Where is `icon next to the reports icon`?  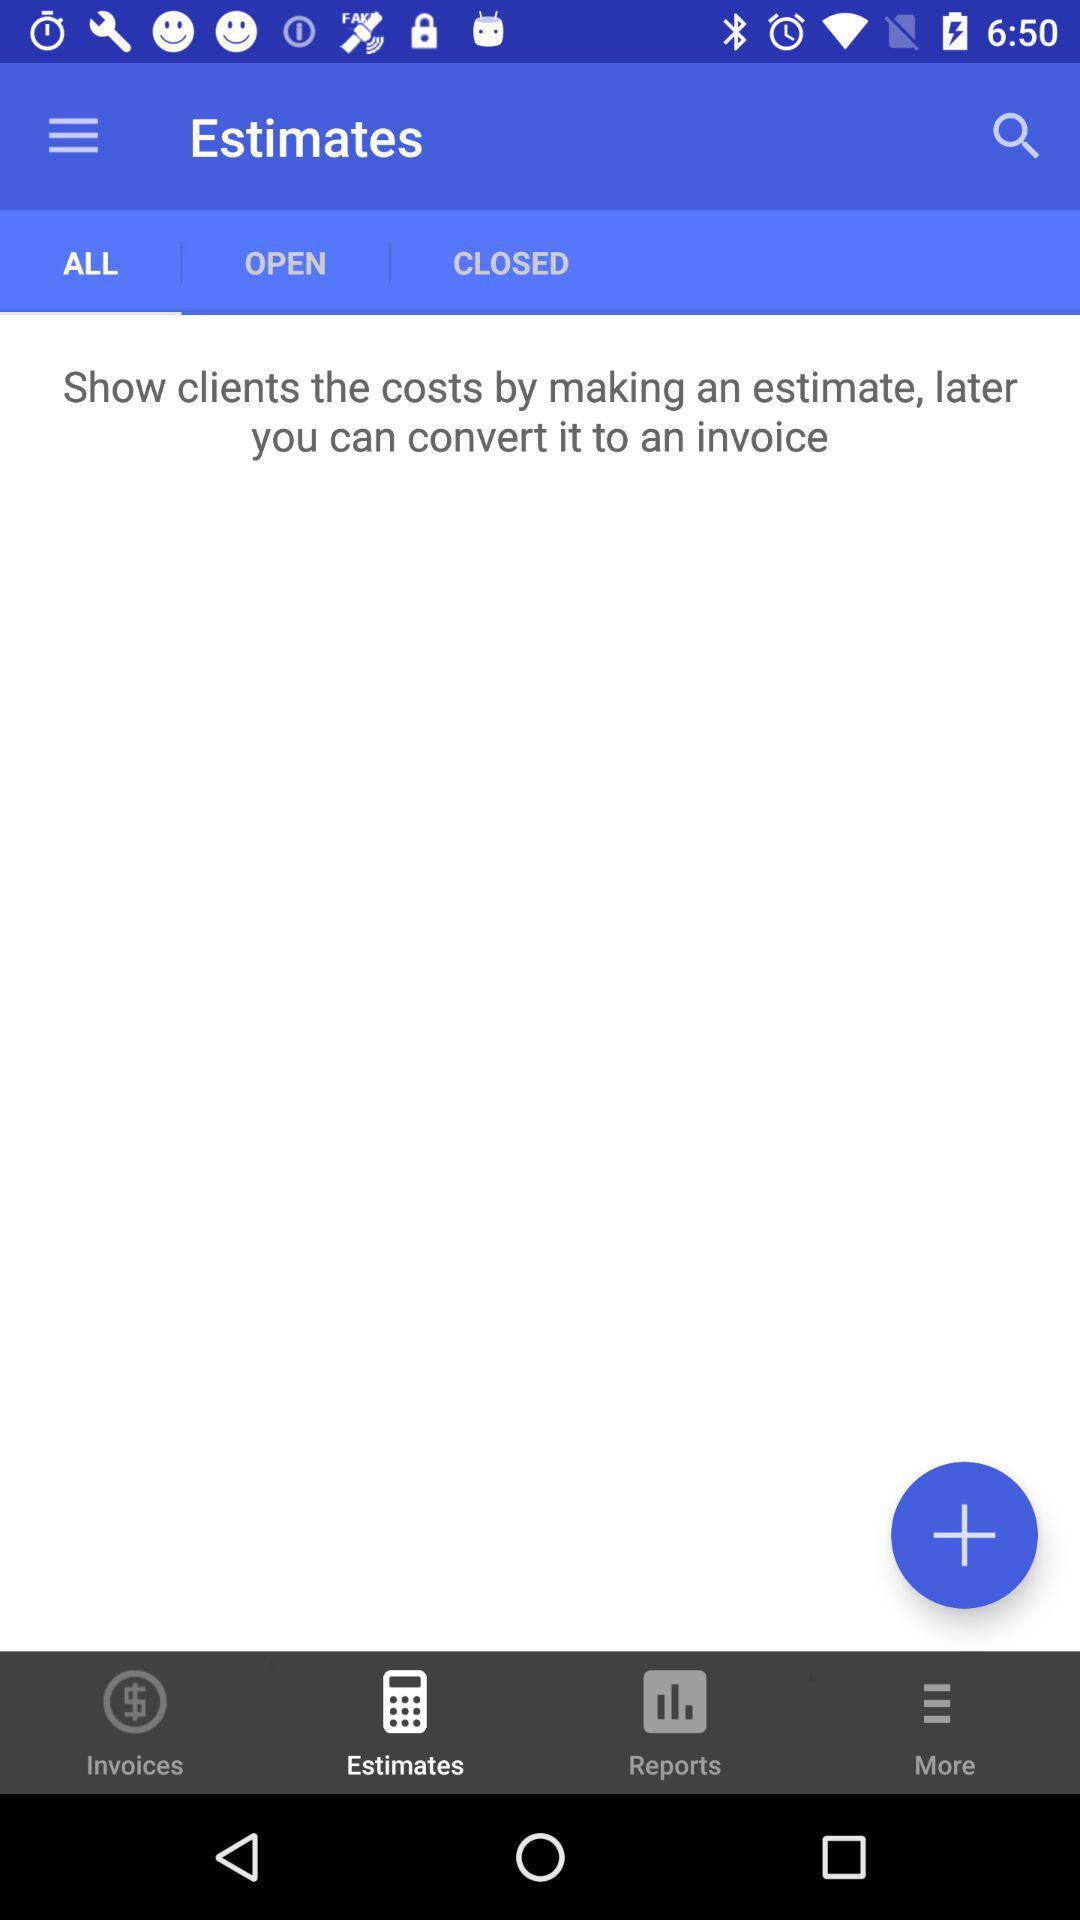
icon next to the reports icon is located at coordinates (945, 1736).